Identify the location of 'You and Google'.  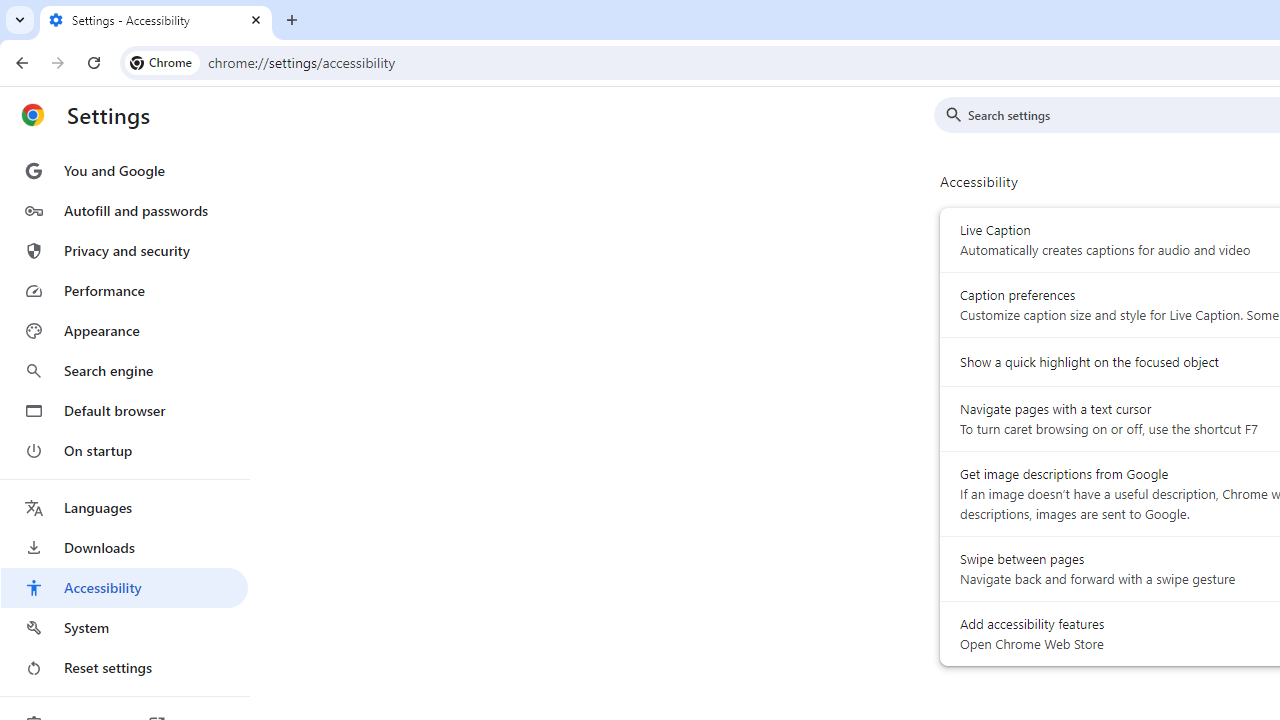
(123, 170).